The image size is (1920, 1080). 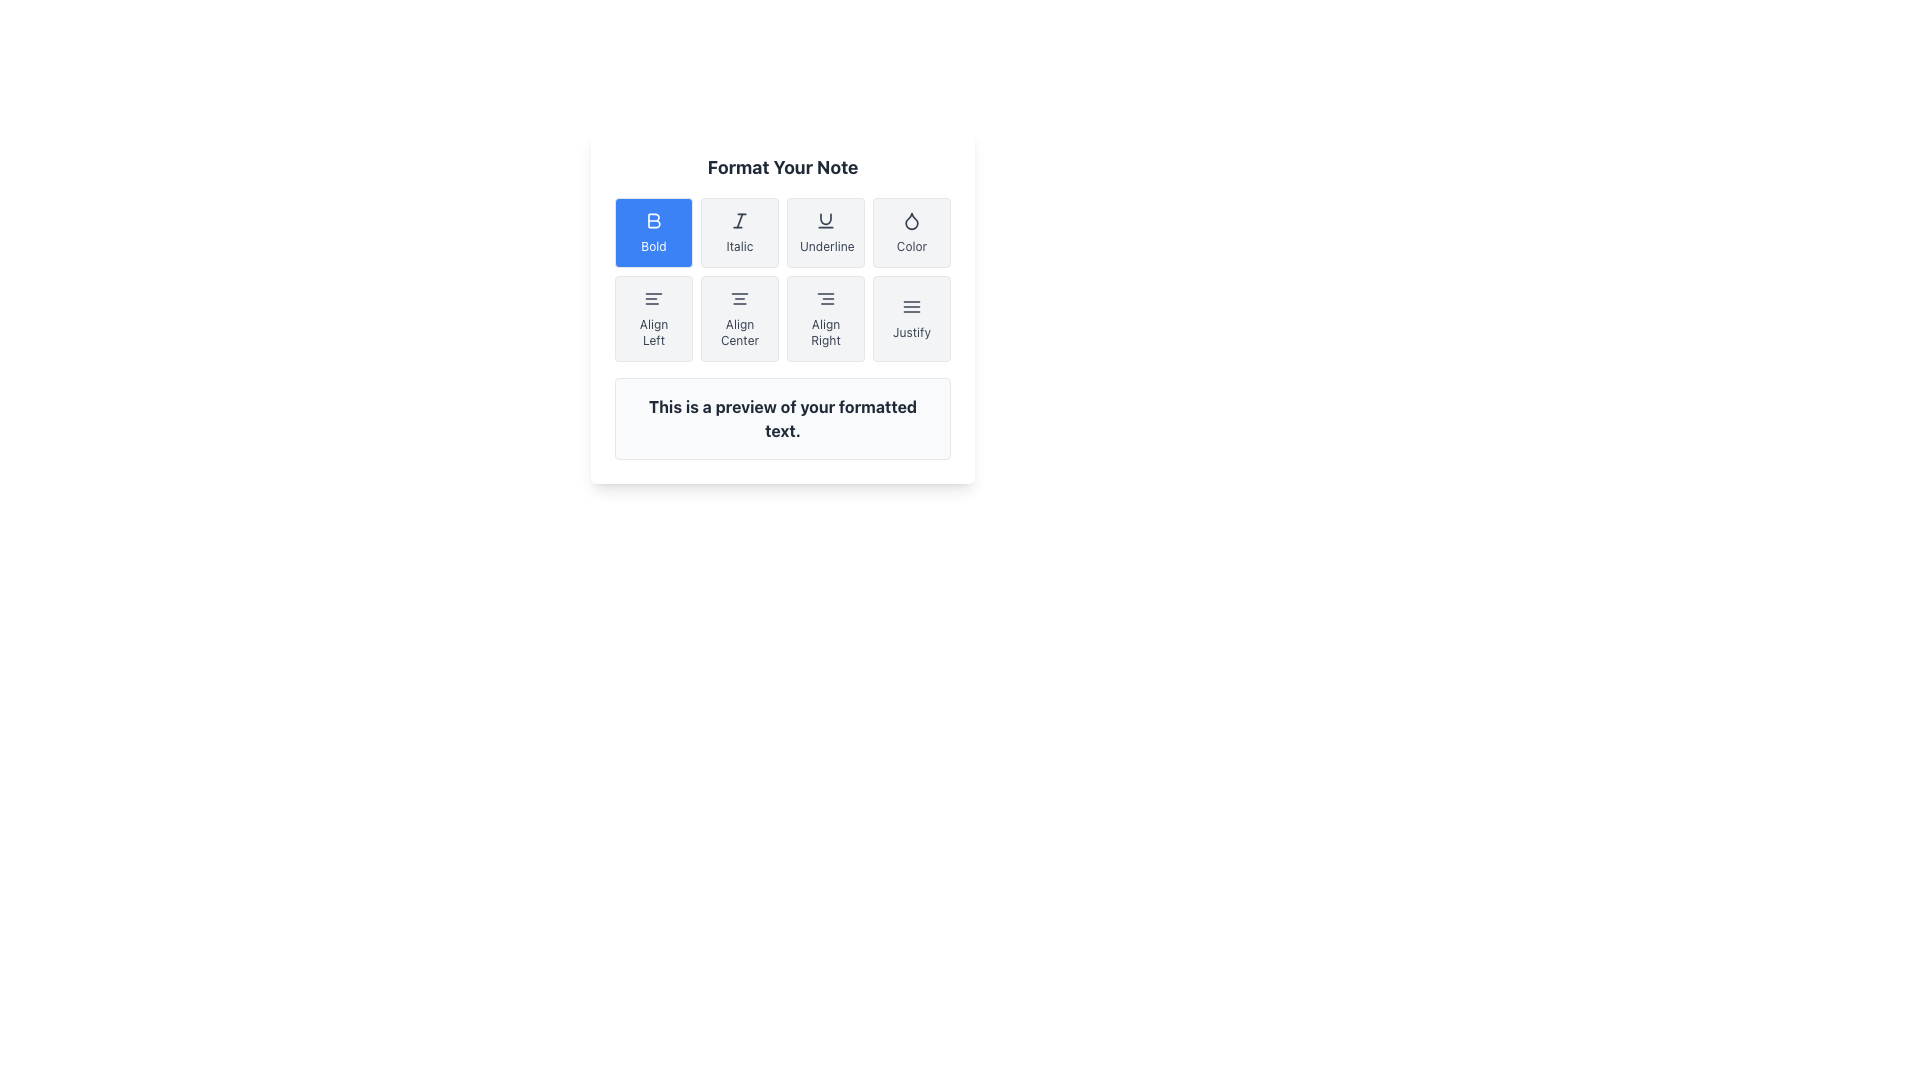 I want to click on the rightmost icon in the 'Justify' button group under the 'Format Your Note' section, so click(x=911, y=307).